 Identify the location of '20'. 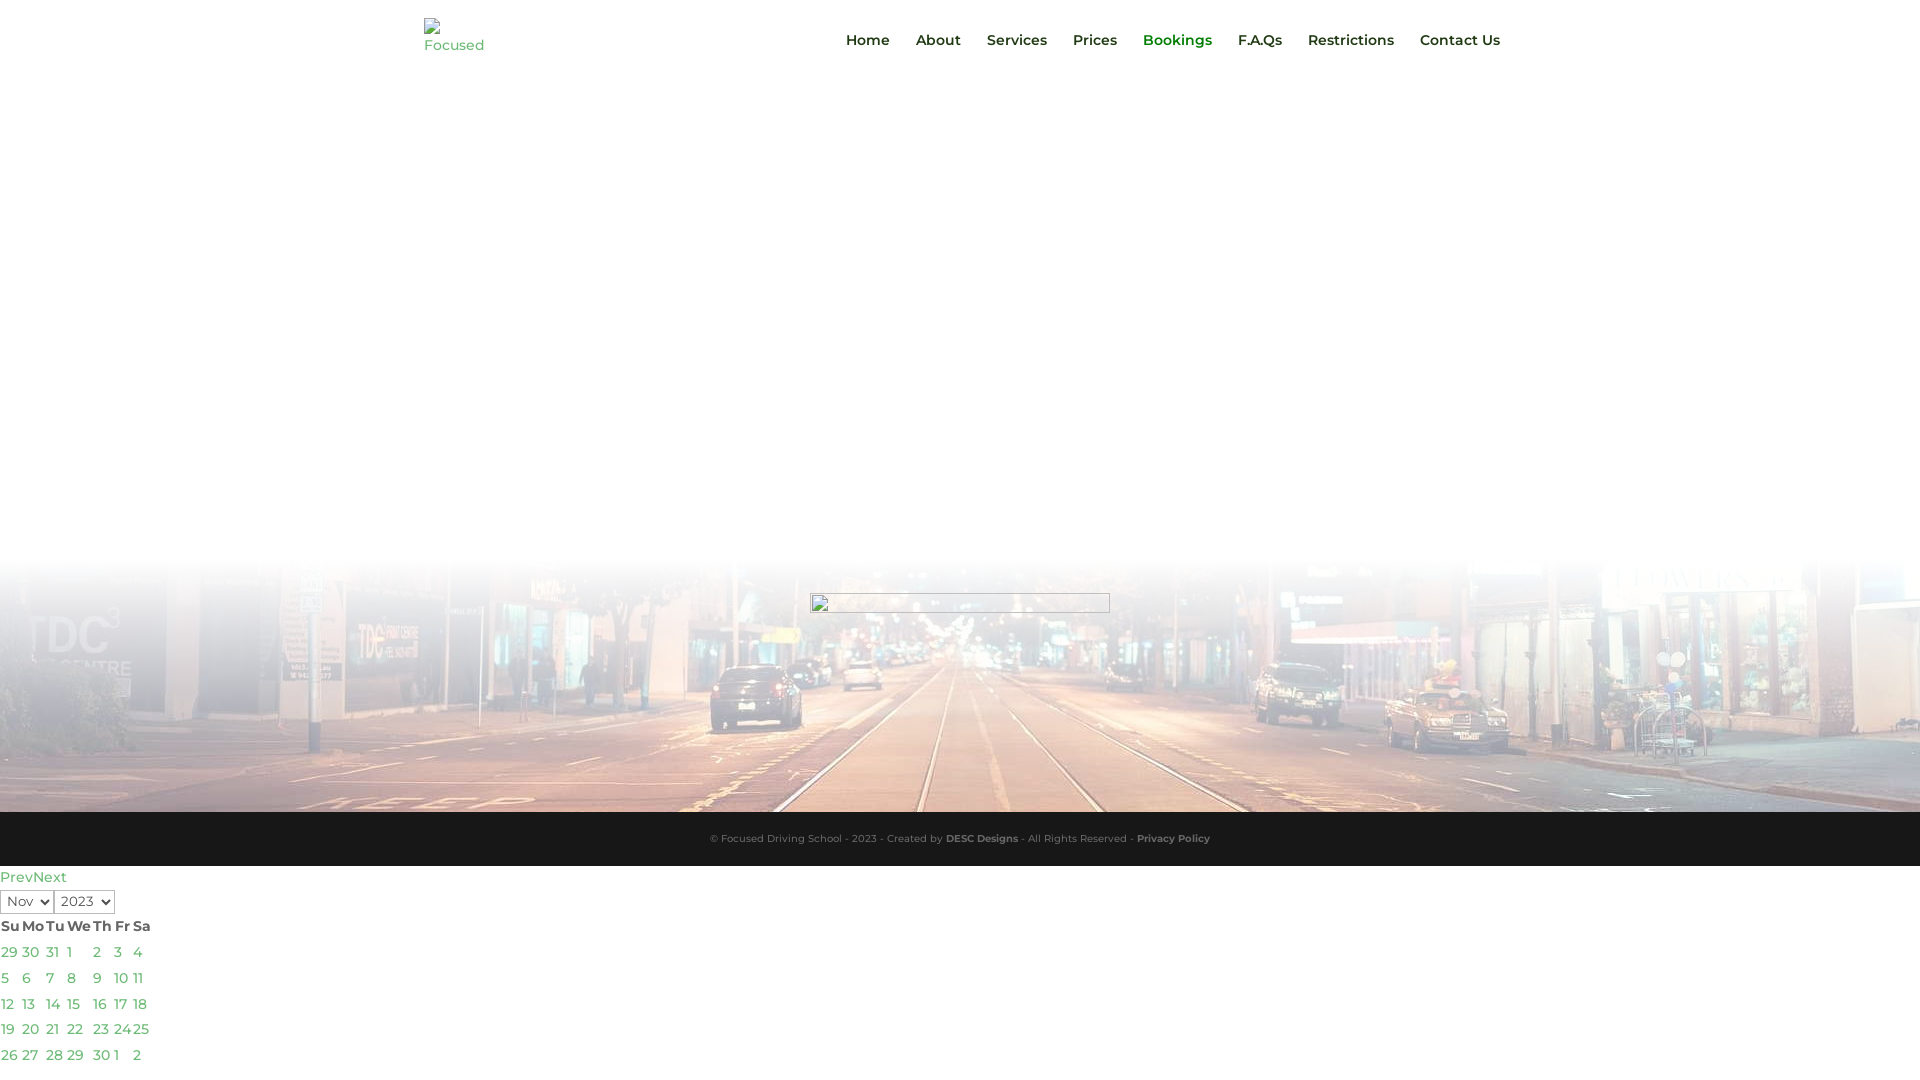
(22, 1029).